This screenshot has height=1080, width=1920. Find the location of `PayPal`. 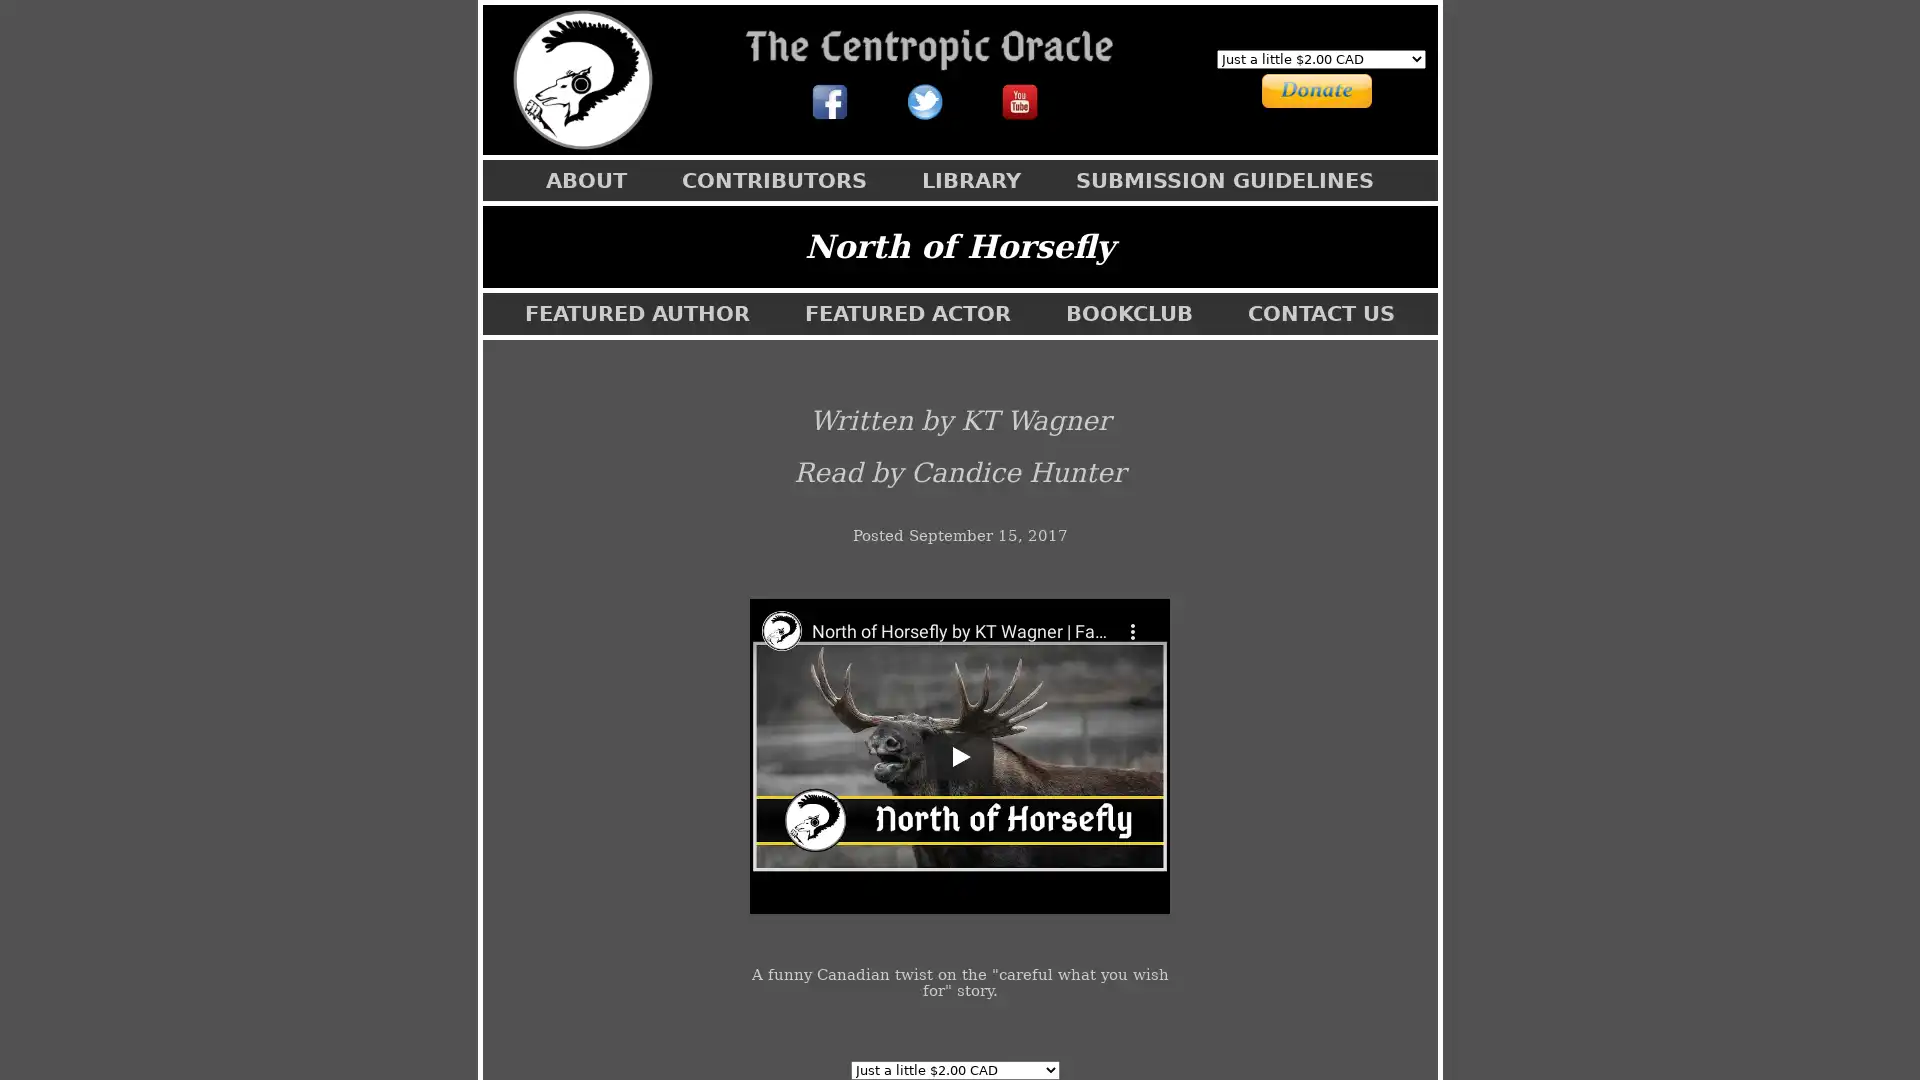

PayPal is located at coordinates (1293, 87).